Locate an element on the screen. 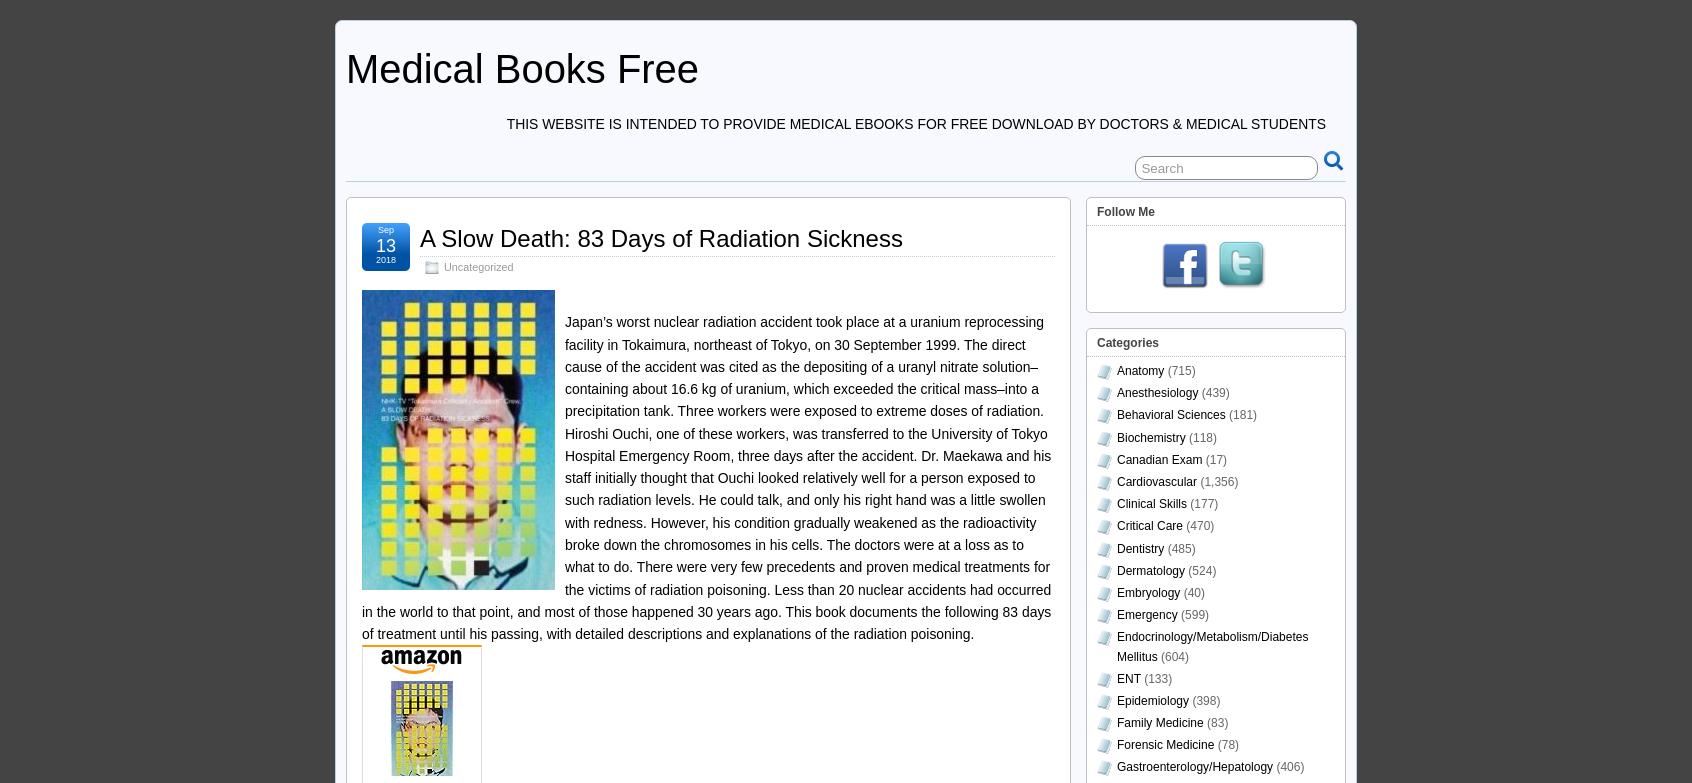  '(524)' is located at coordinates (1200, 569).